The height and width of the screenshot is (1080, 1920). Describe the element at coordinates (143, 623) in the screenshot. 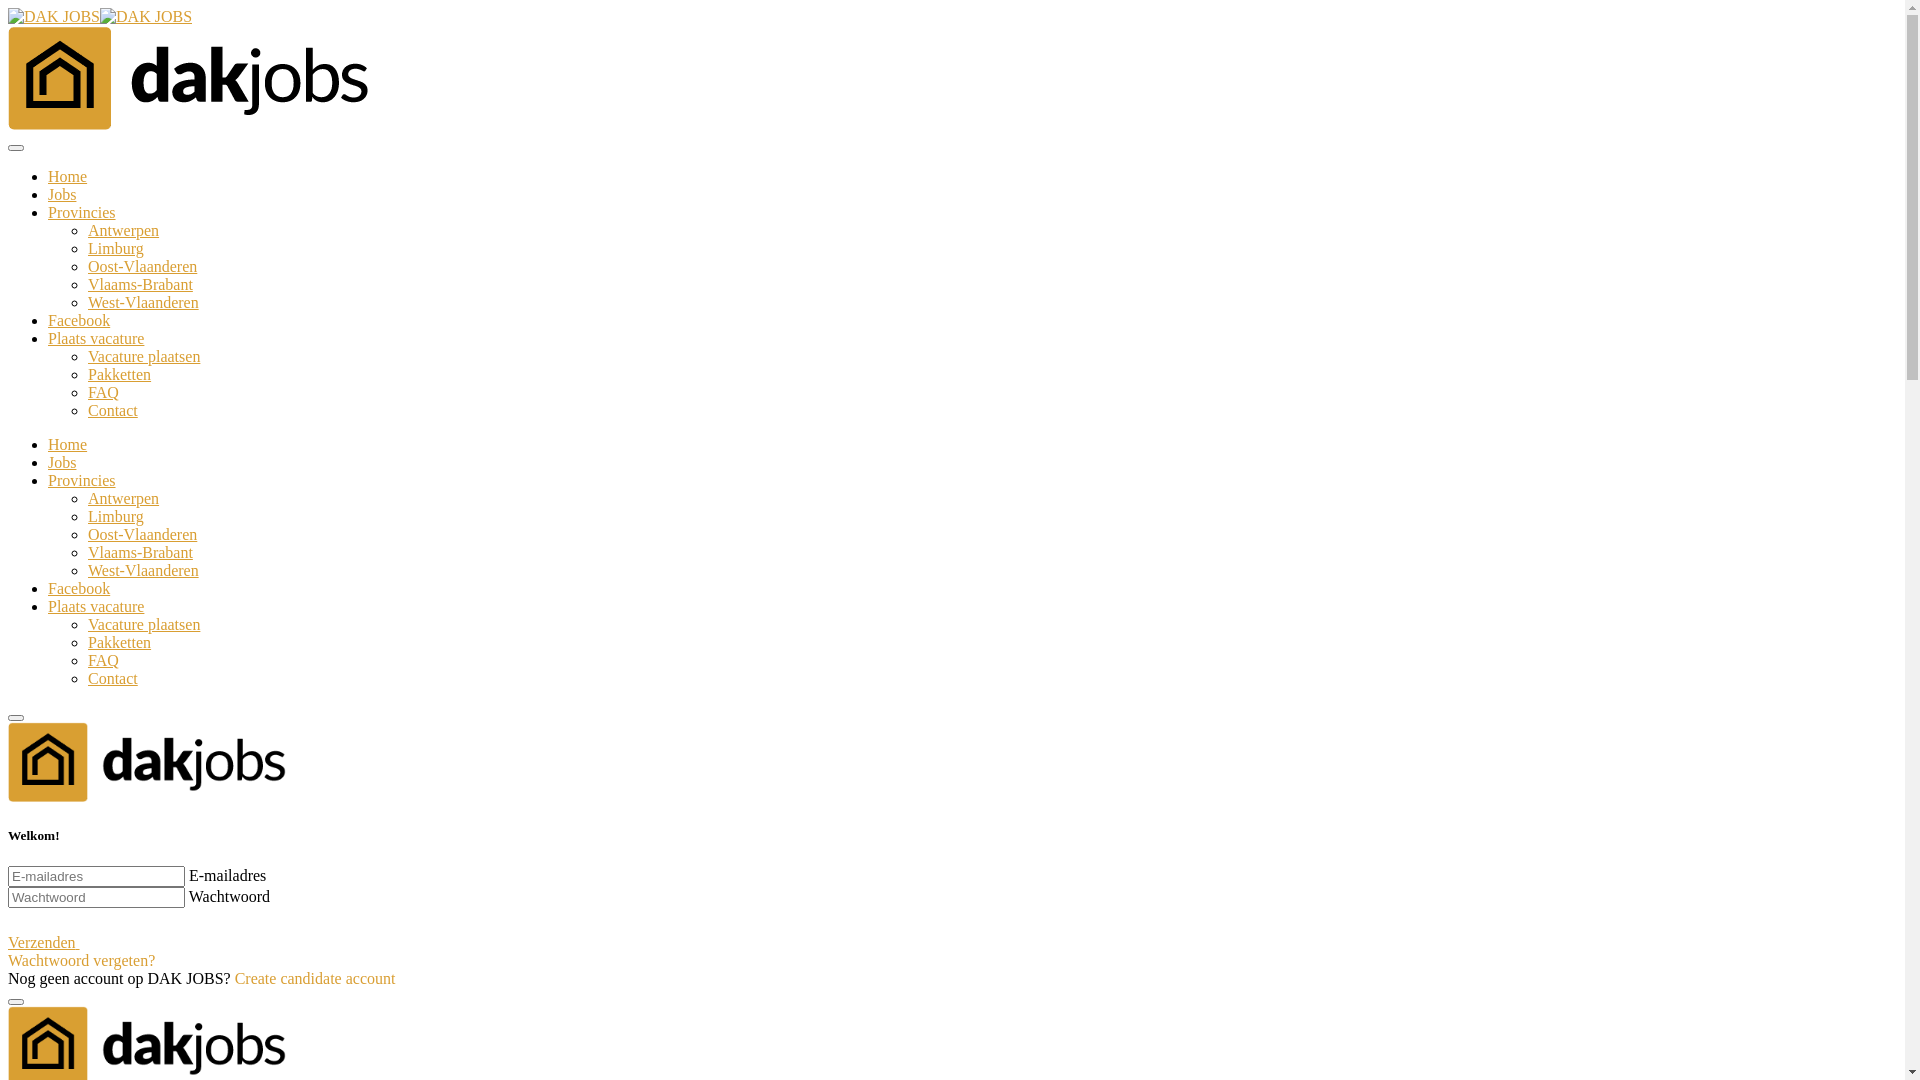

I see `'Vacature plaatsen'` at that location.